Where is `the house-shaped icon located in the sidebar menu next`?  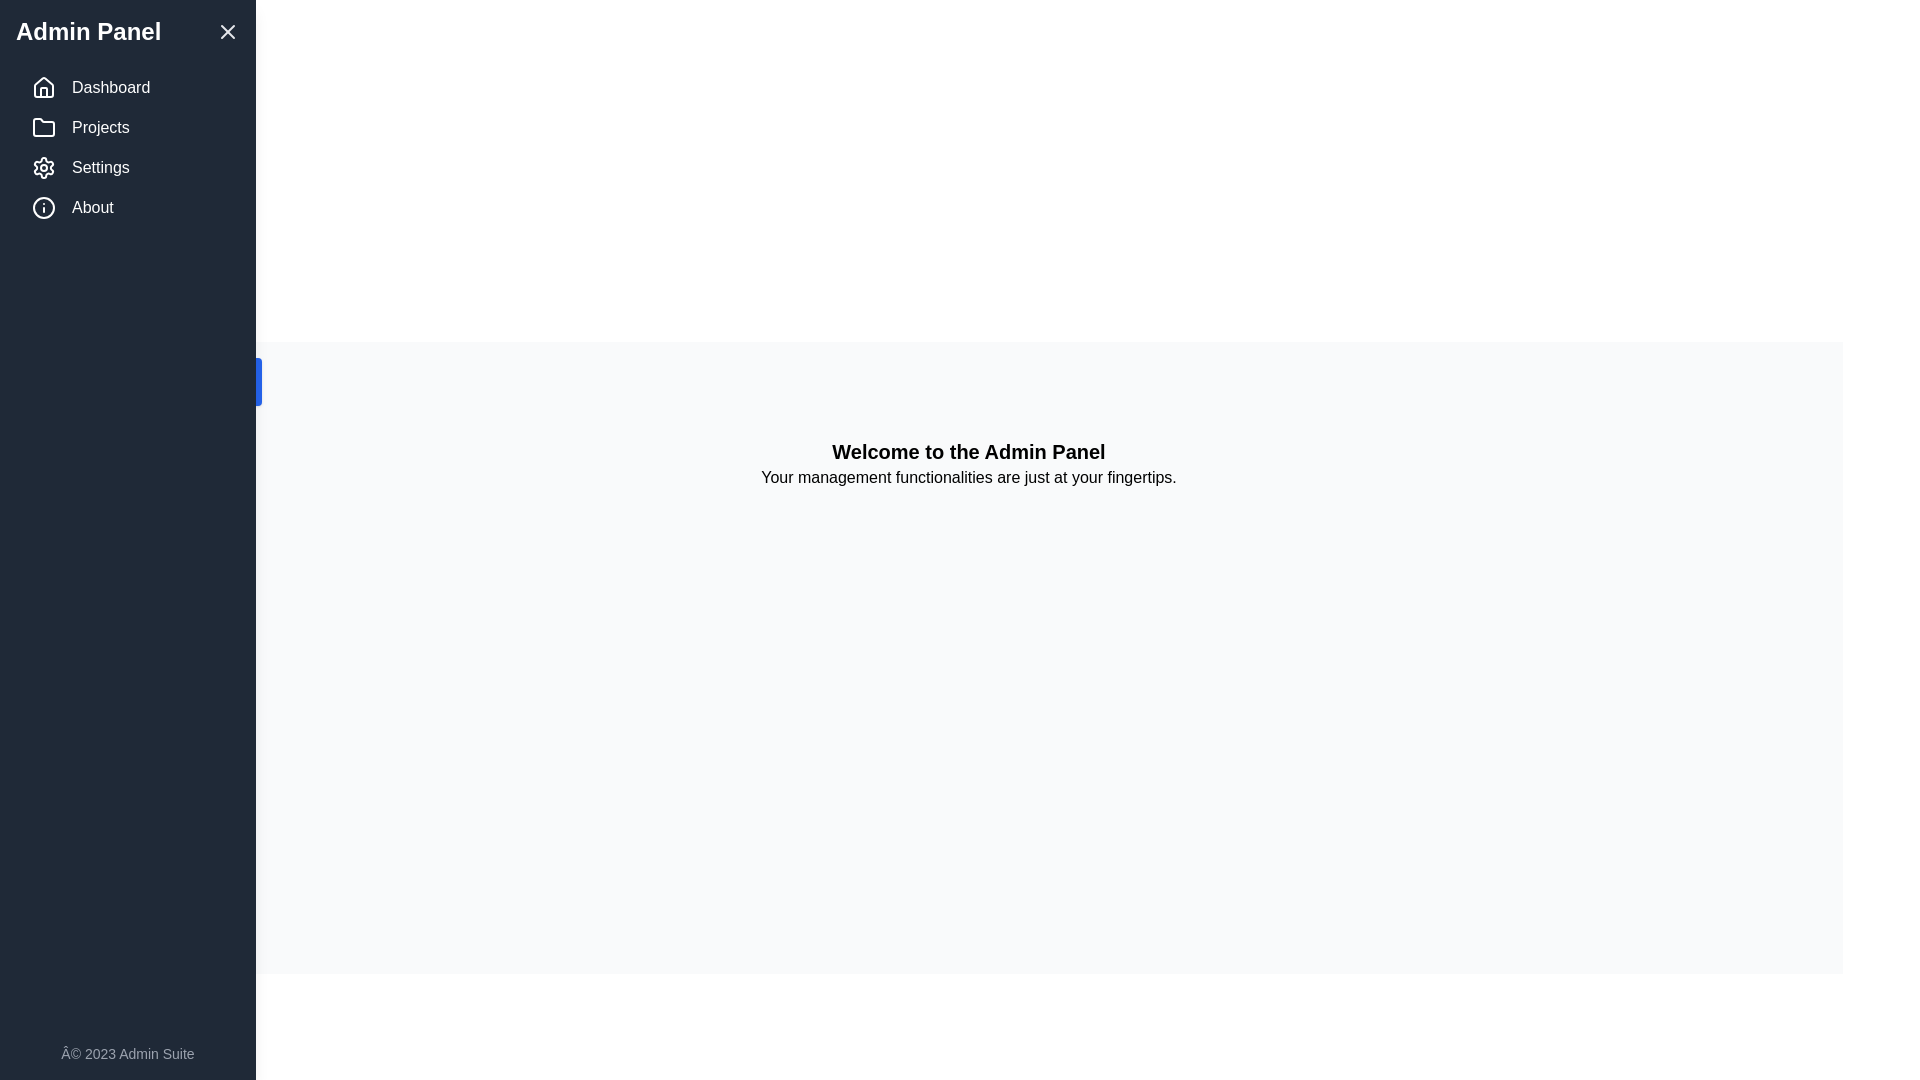 the house-shaped icon located in the sidebar menu next is located at coordinates (43, 86).